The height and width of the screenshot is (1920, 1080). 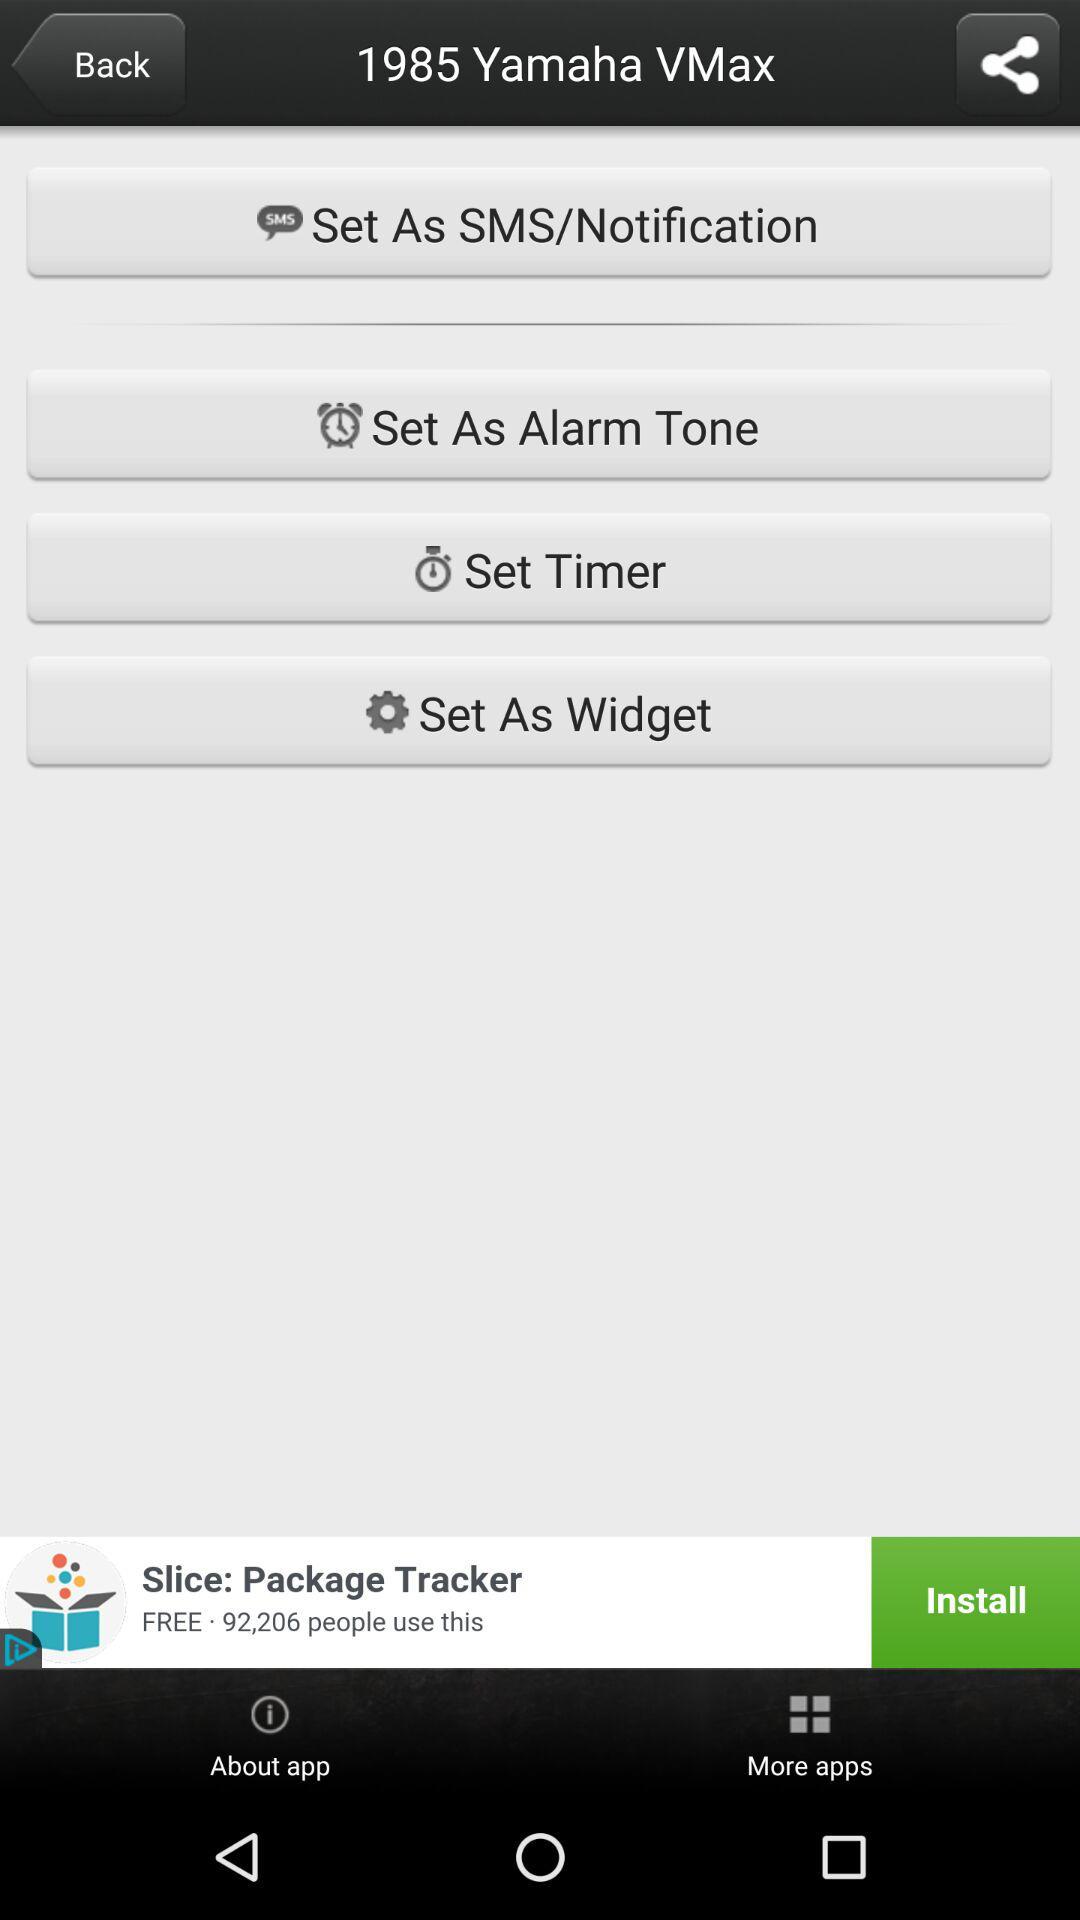 I want to click on icon next to 1985 yamaha vmax, so click(x=1007, y=66).